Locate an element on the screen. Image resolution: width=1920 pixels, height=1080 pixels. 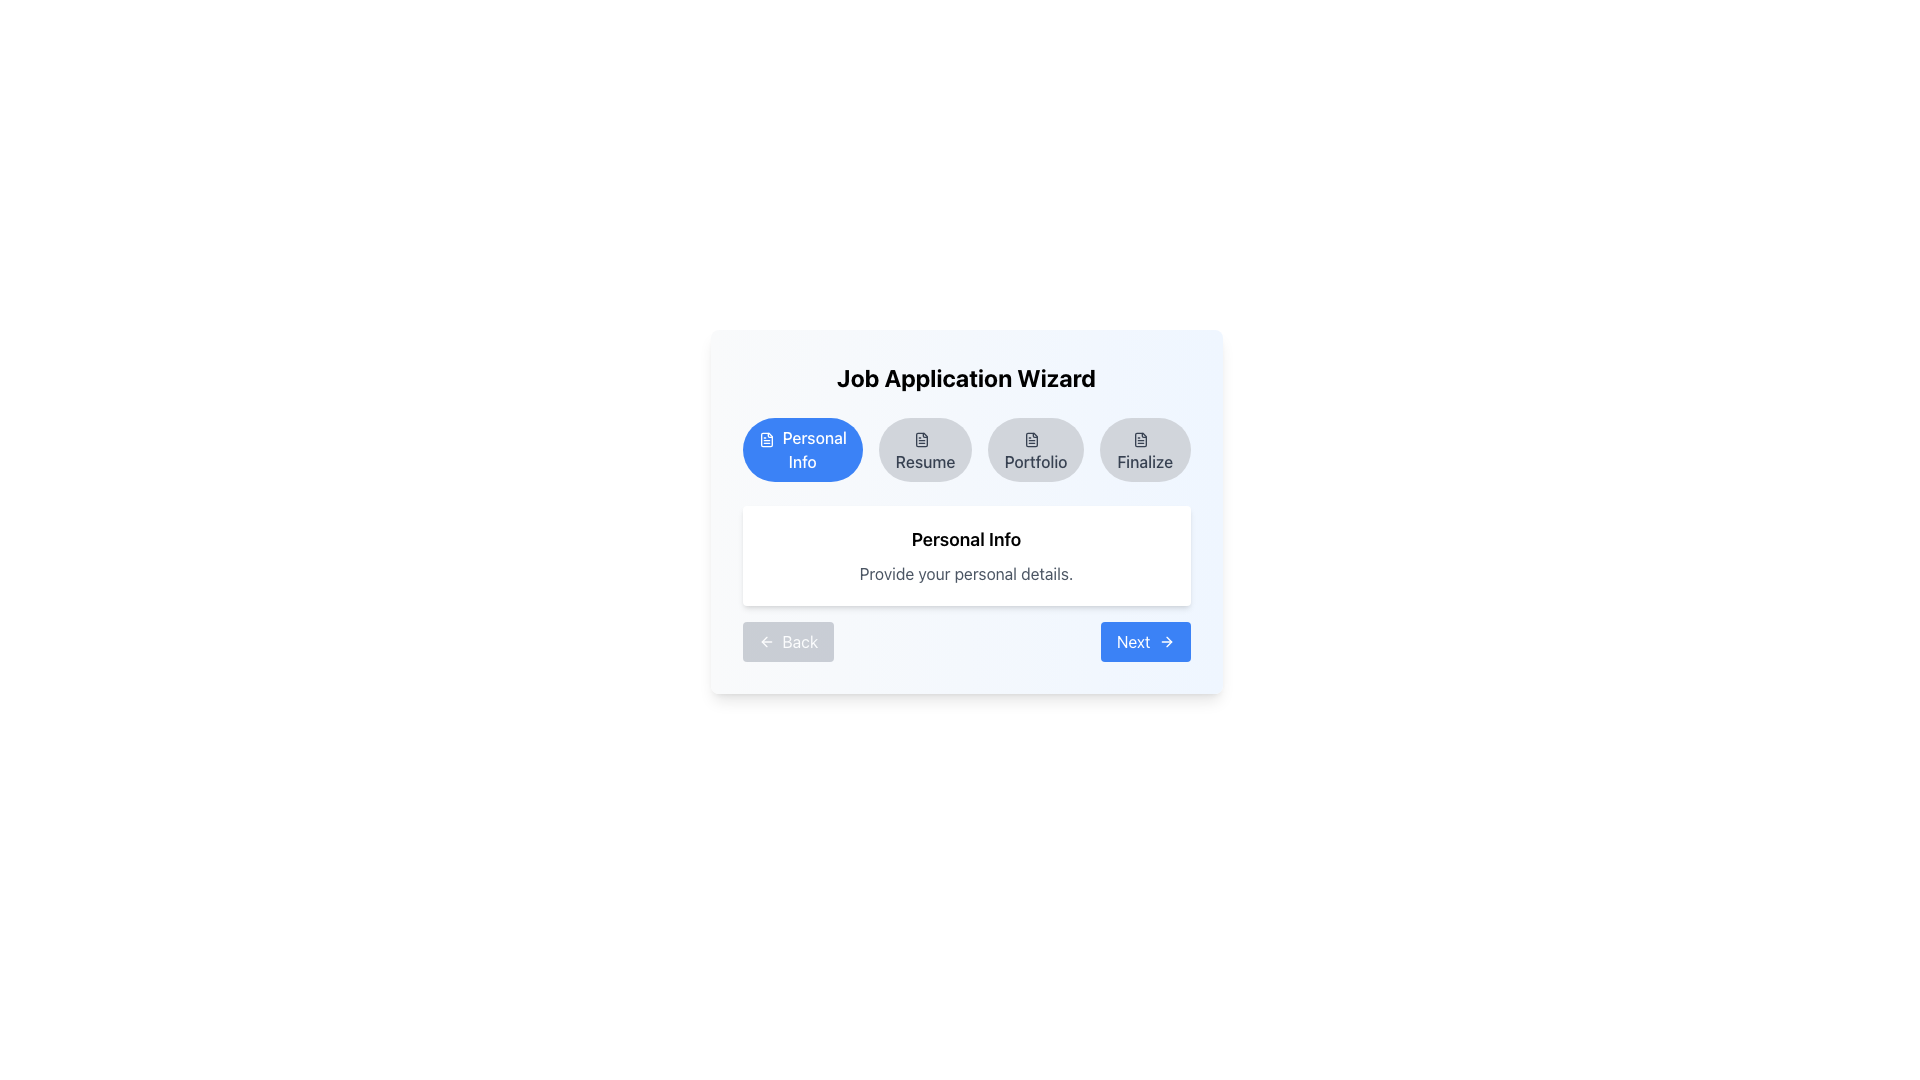
the 'Personal Info' button with rounded edges, blue background, and white text is located at coordinates (802, 450).